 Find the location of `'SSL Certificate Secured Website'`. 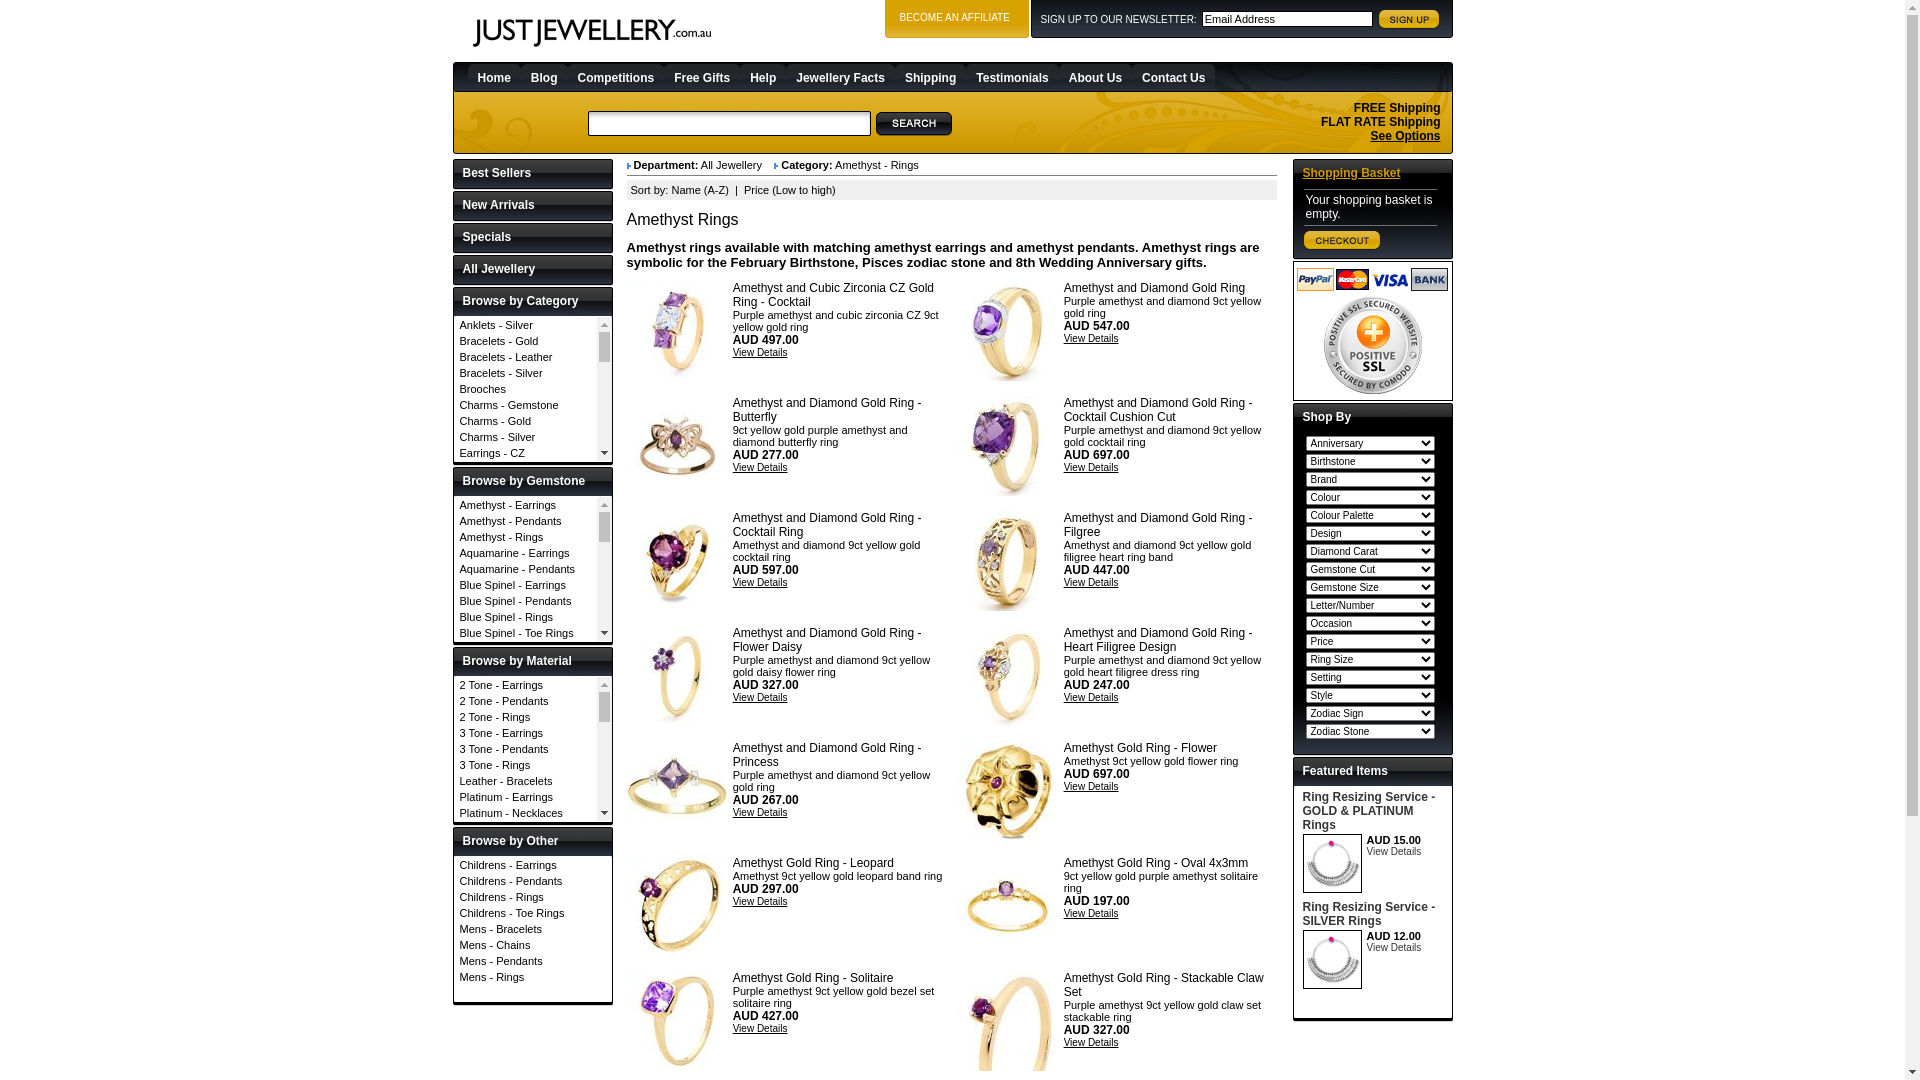

'SSL Certificate Secured Website' is located at coordinates (1371, 344).